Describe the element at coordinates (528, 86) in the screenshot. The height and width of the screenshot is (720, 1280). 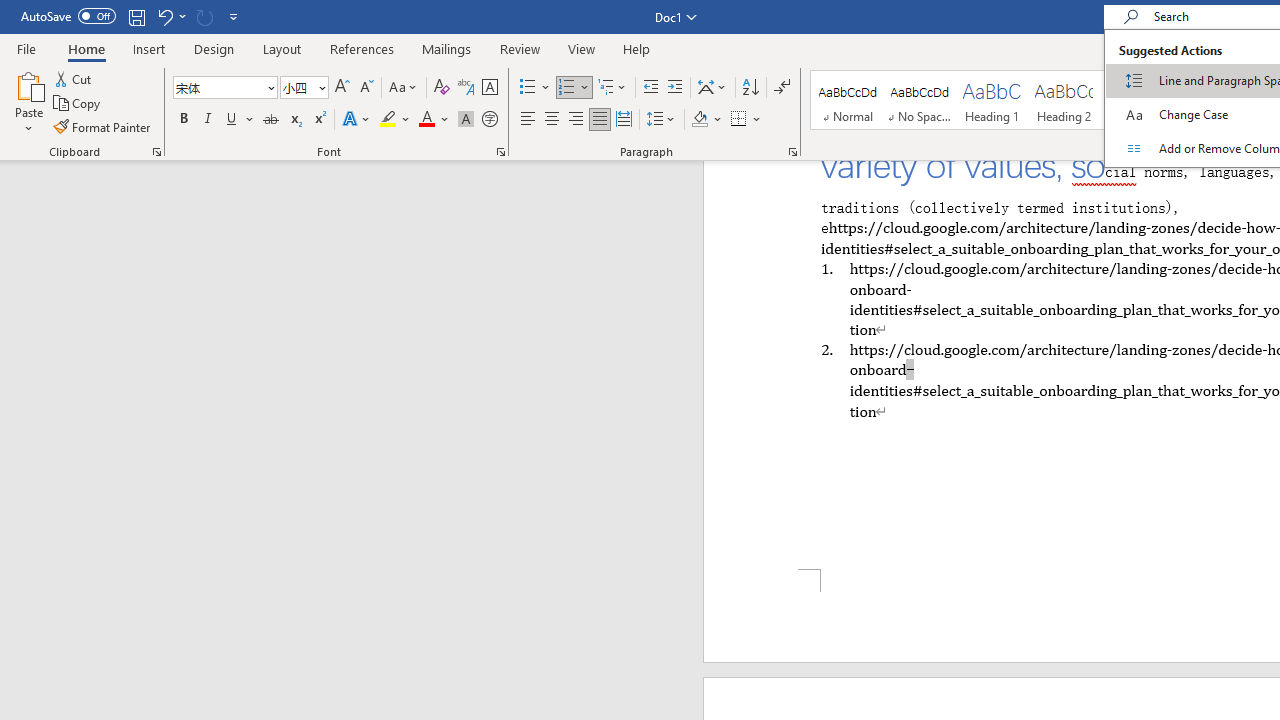
I see `'Bullets'` at that location.